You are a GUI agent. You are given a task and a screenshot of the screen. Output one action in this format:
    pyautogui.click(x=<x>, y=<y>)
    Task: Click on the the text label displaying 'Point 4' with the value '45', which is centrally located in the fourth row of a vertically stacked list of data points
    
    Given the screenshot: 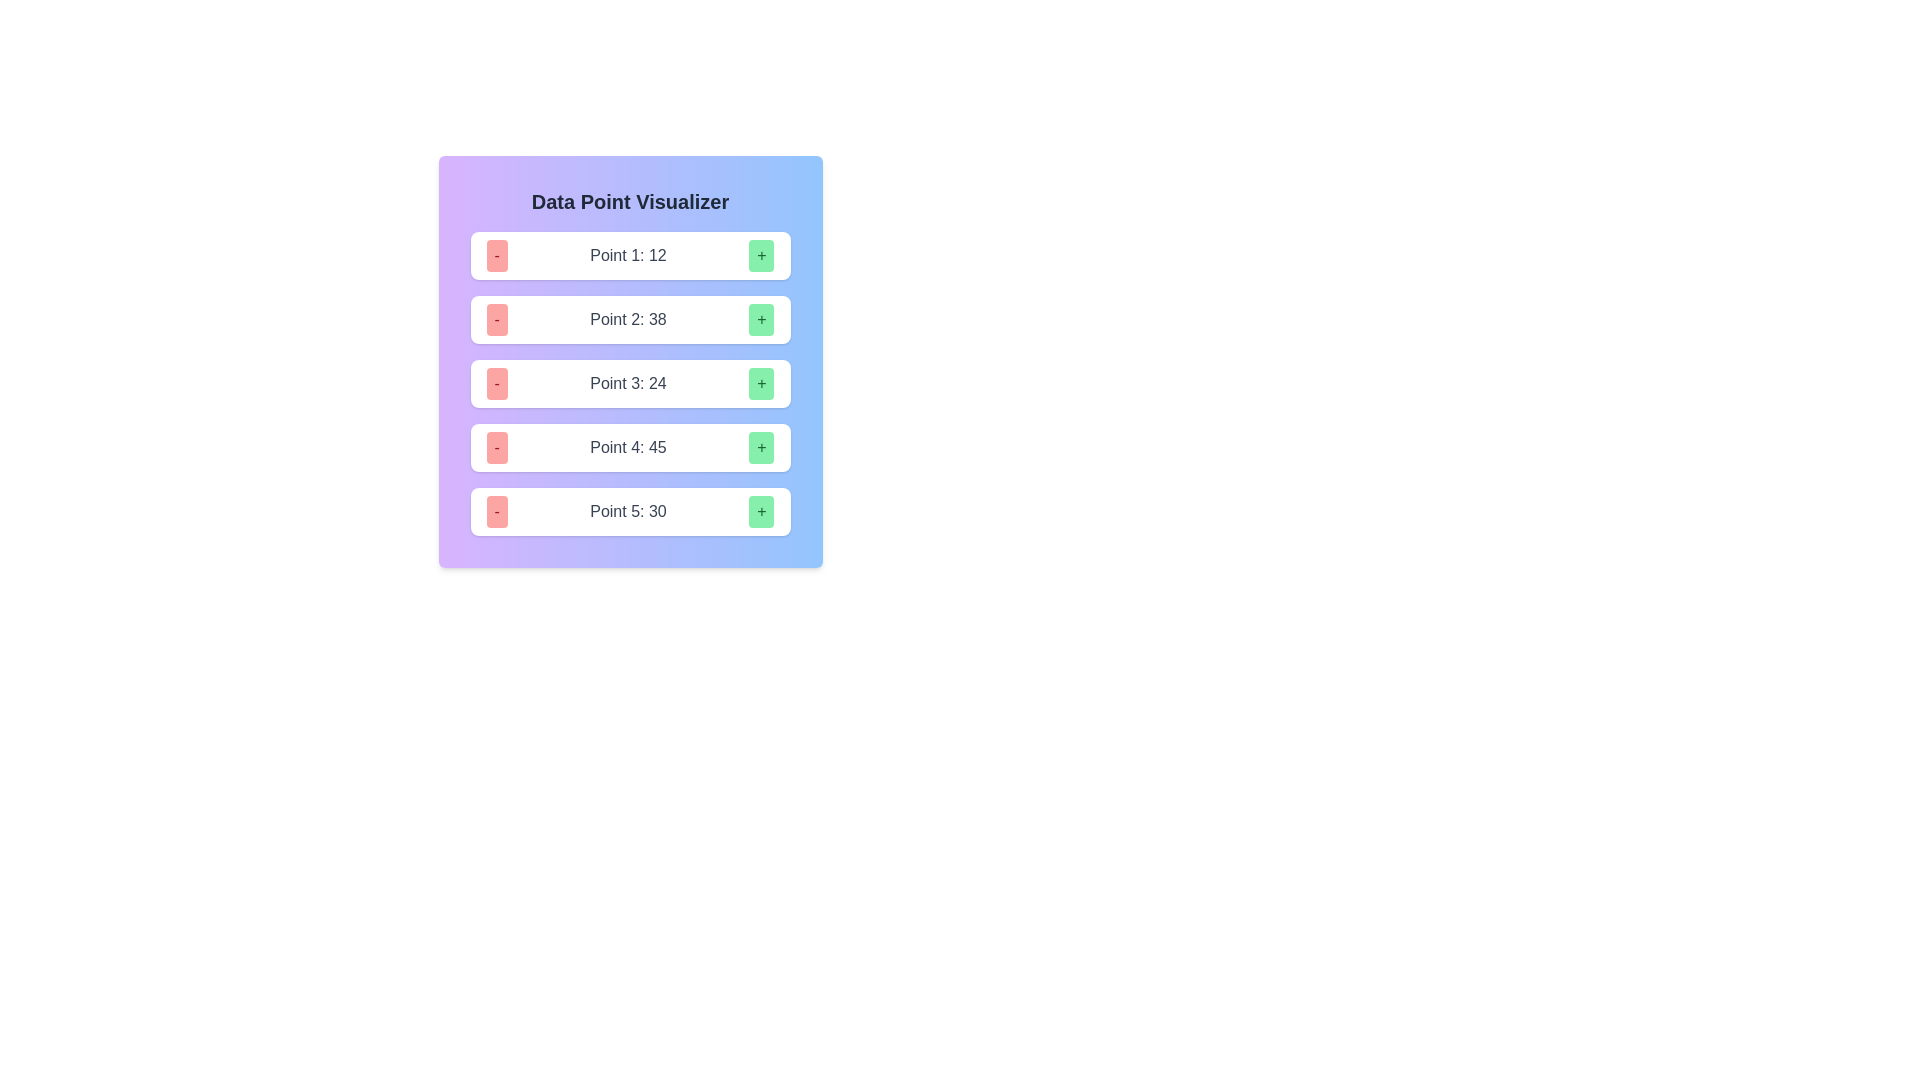 What is the action you would take?
    pyautogui.click(x=627, y=446)
    